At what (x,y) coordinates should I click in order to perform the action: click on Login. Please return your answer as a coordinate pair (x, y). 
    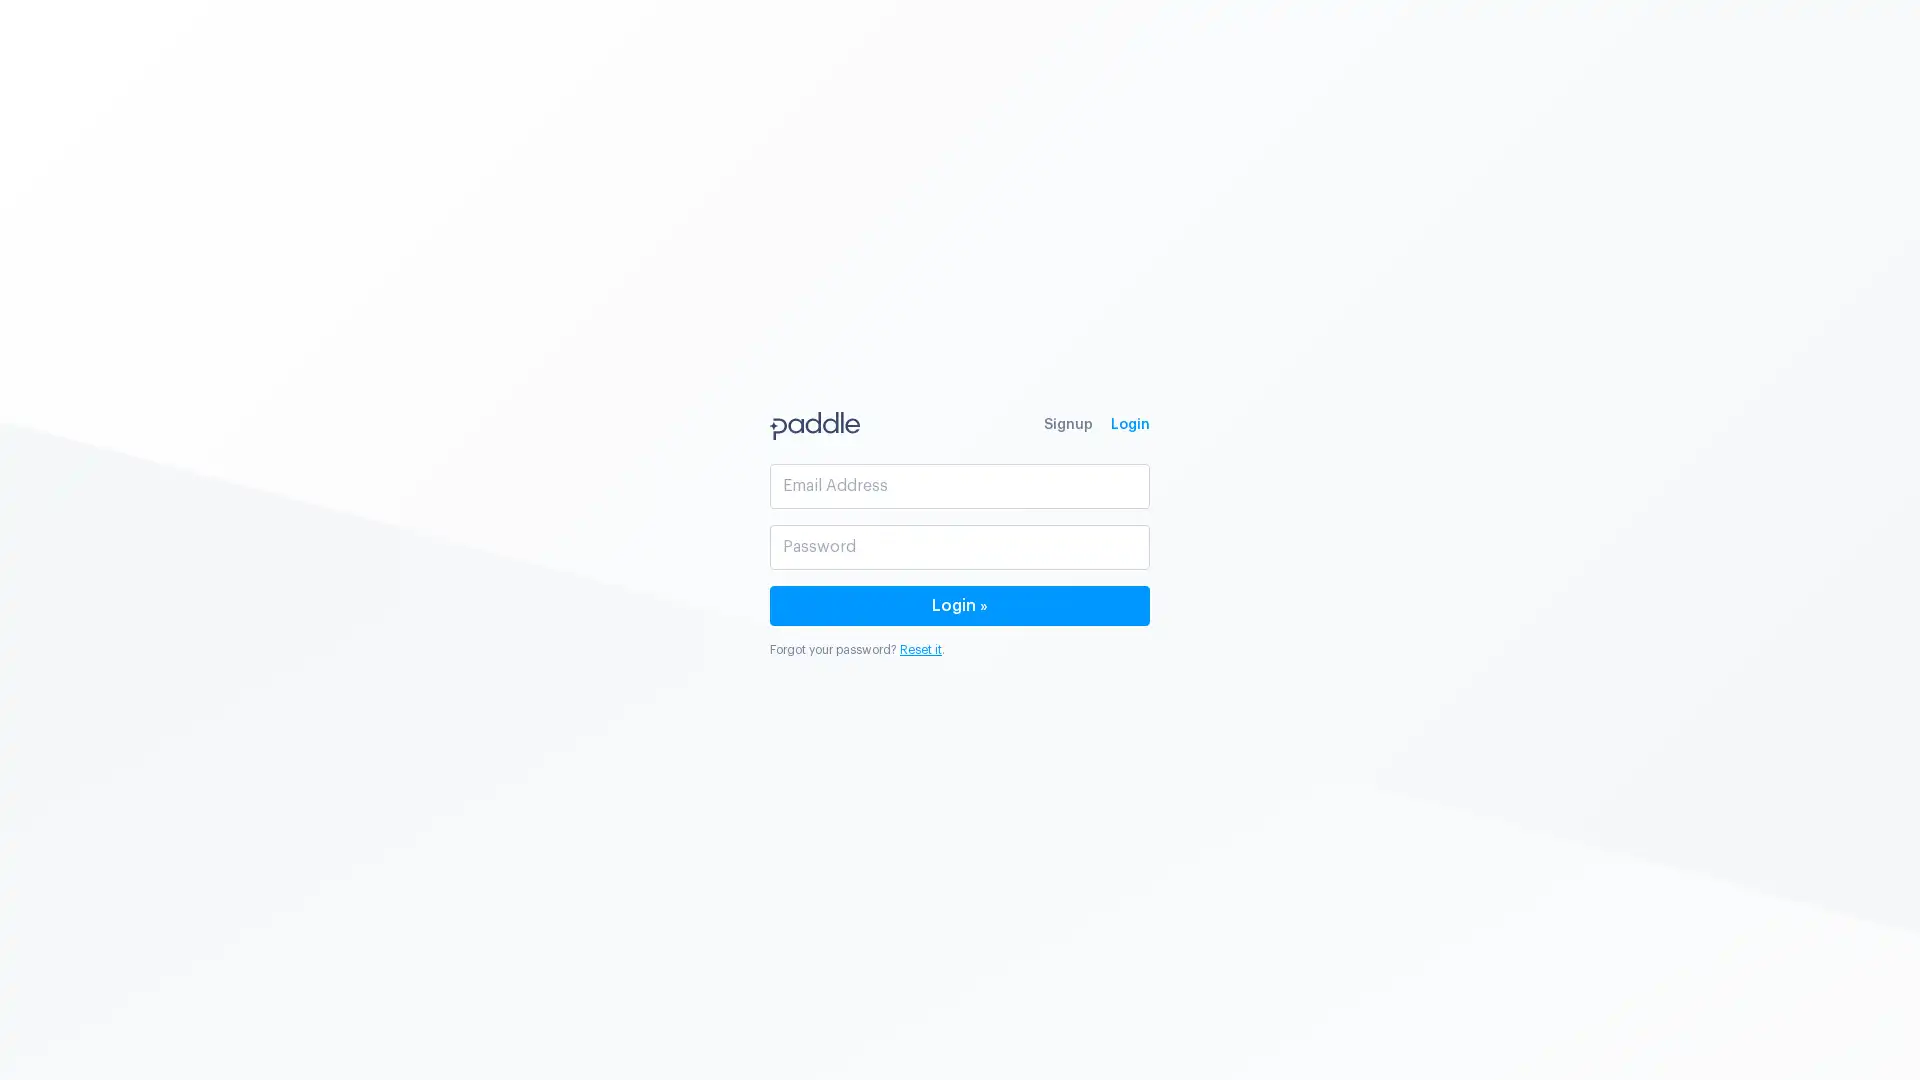
    Looking at the image, I should click on (960, 604).